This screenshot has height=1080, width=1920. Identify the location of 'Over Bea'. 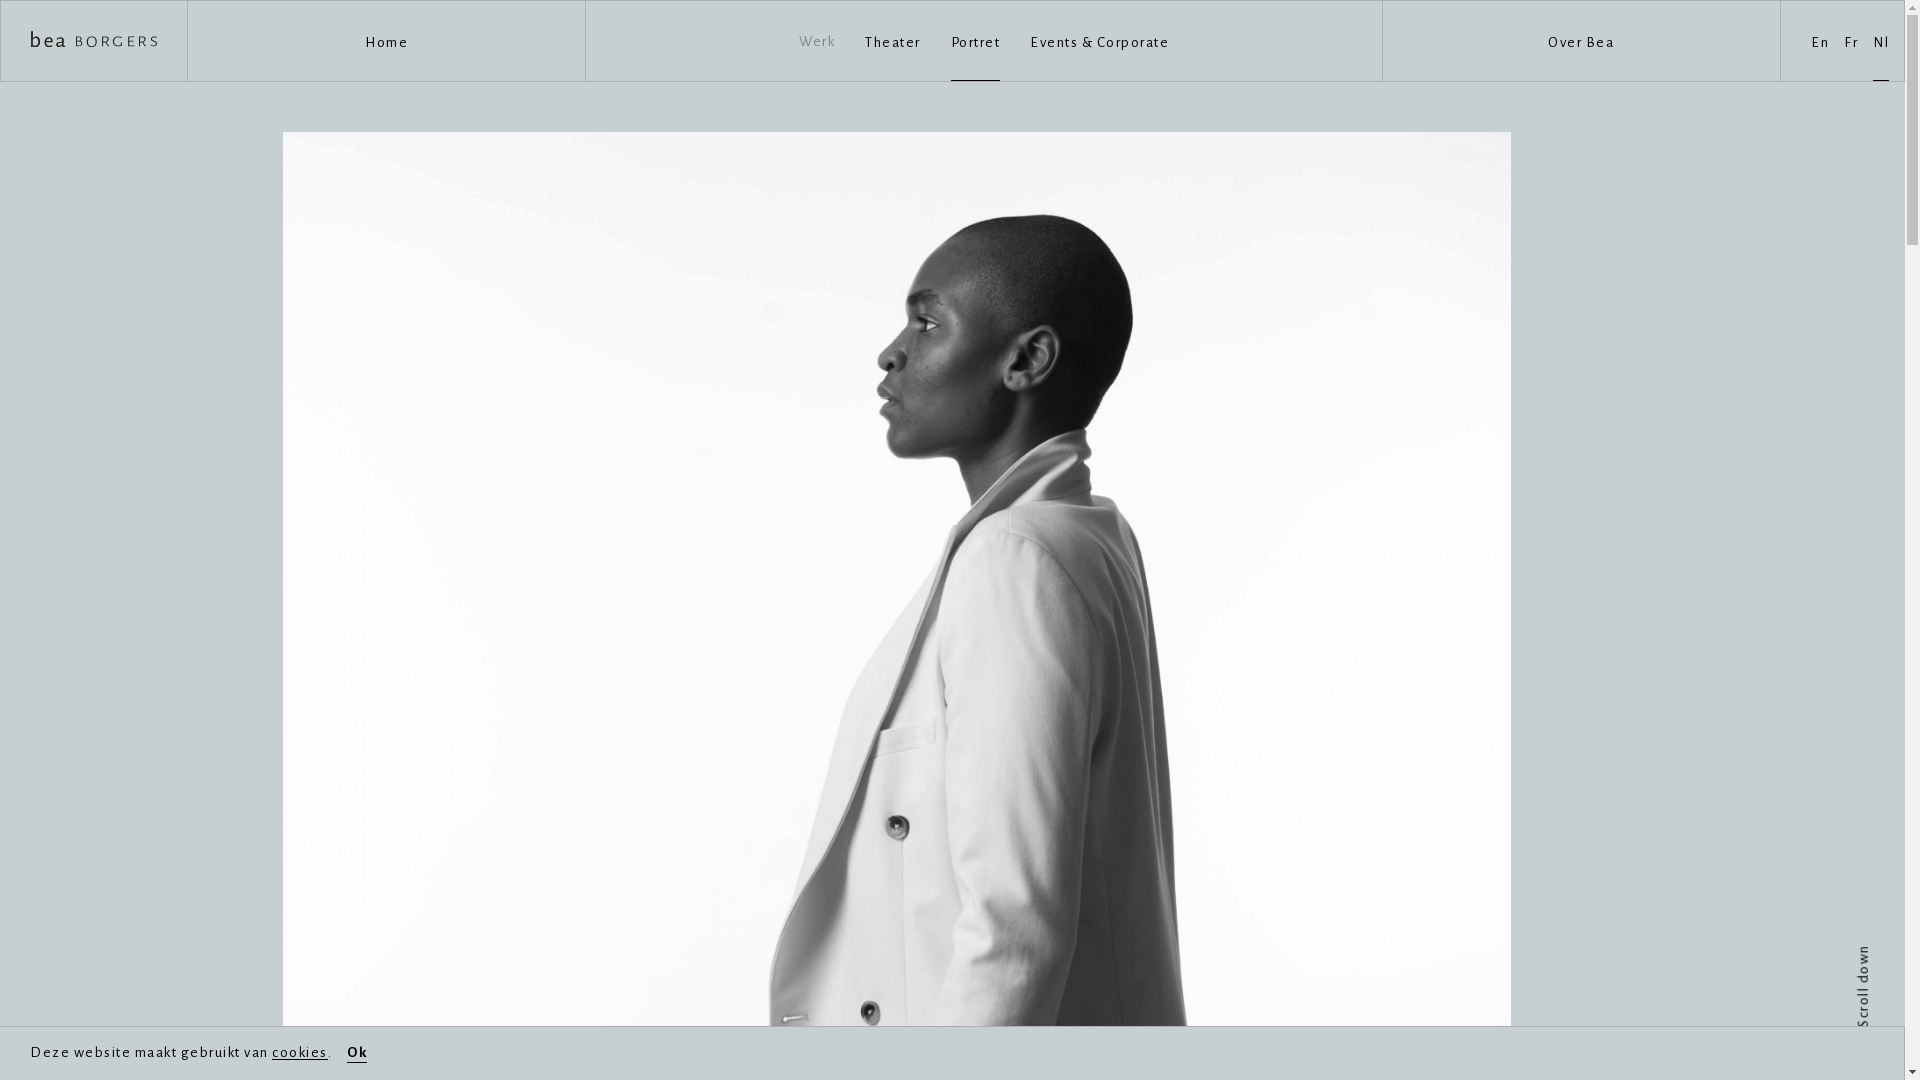
(1579, 41).